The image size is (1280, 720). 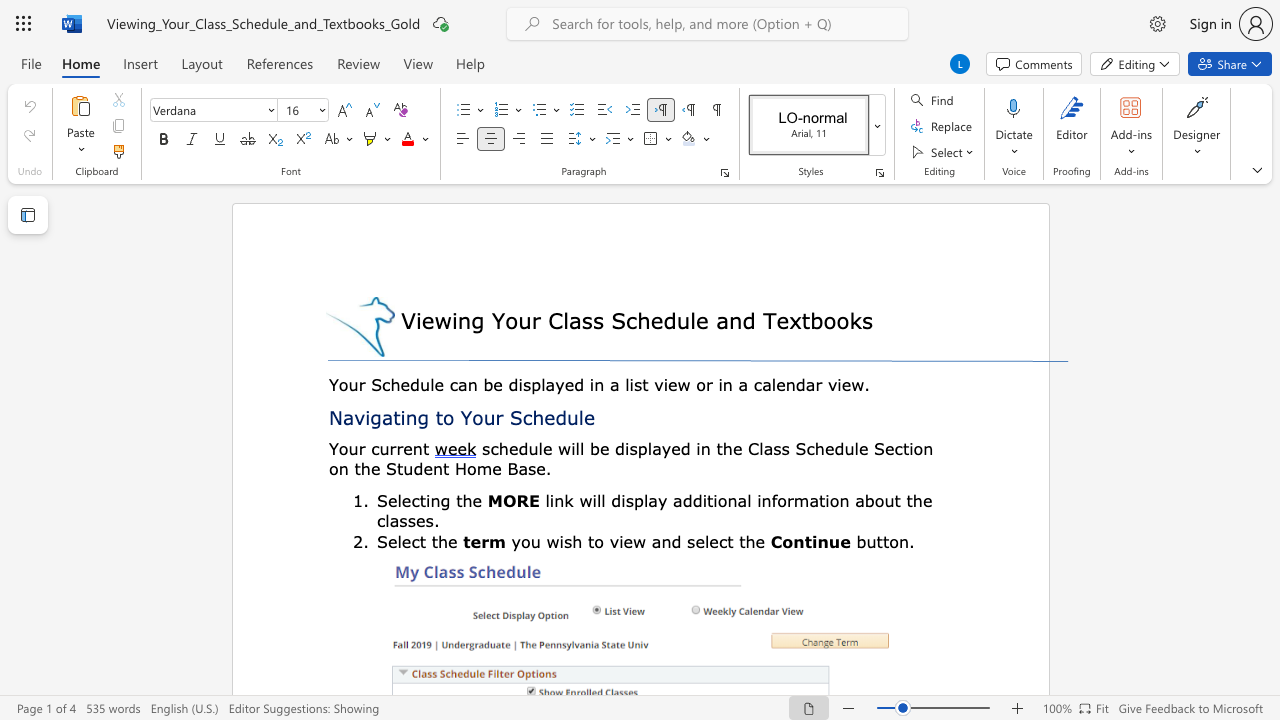 I want to click on the 2th character "o" in the text, so click(x=701, y=384).